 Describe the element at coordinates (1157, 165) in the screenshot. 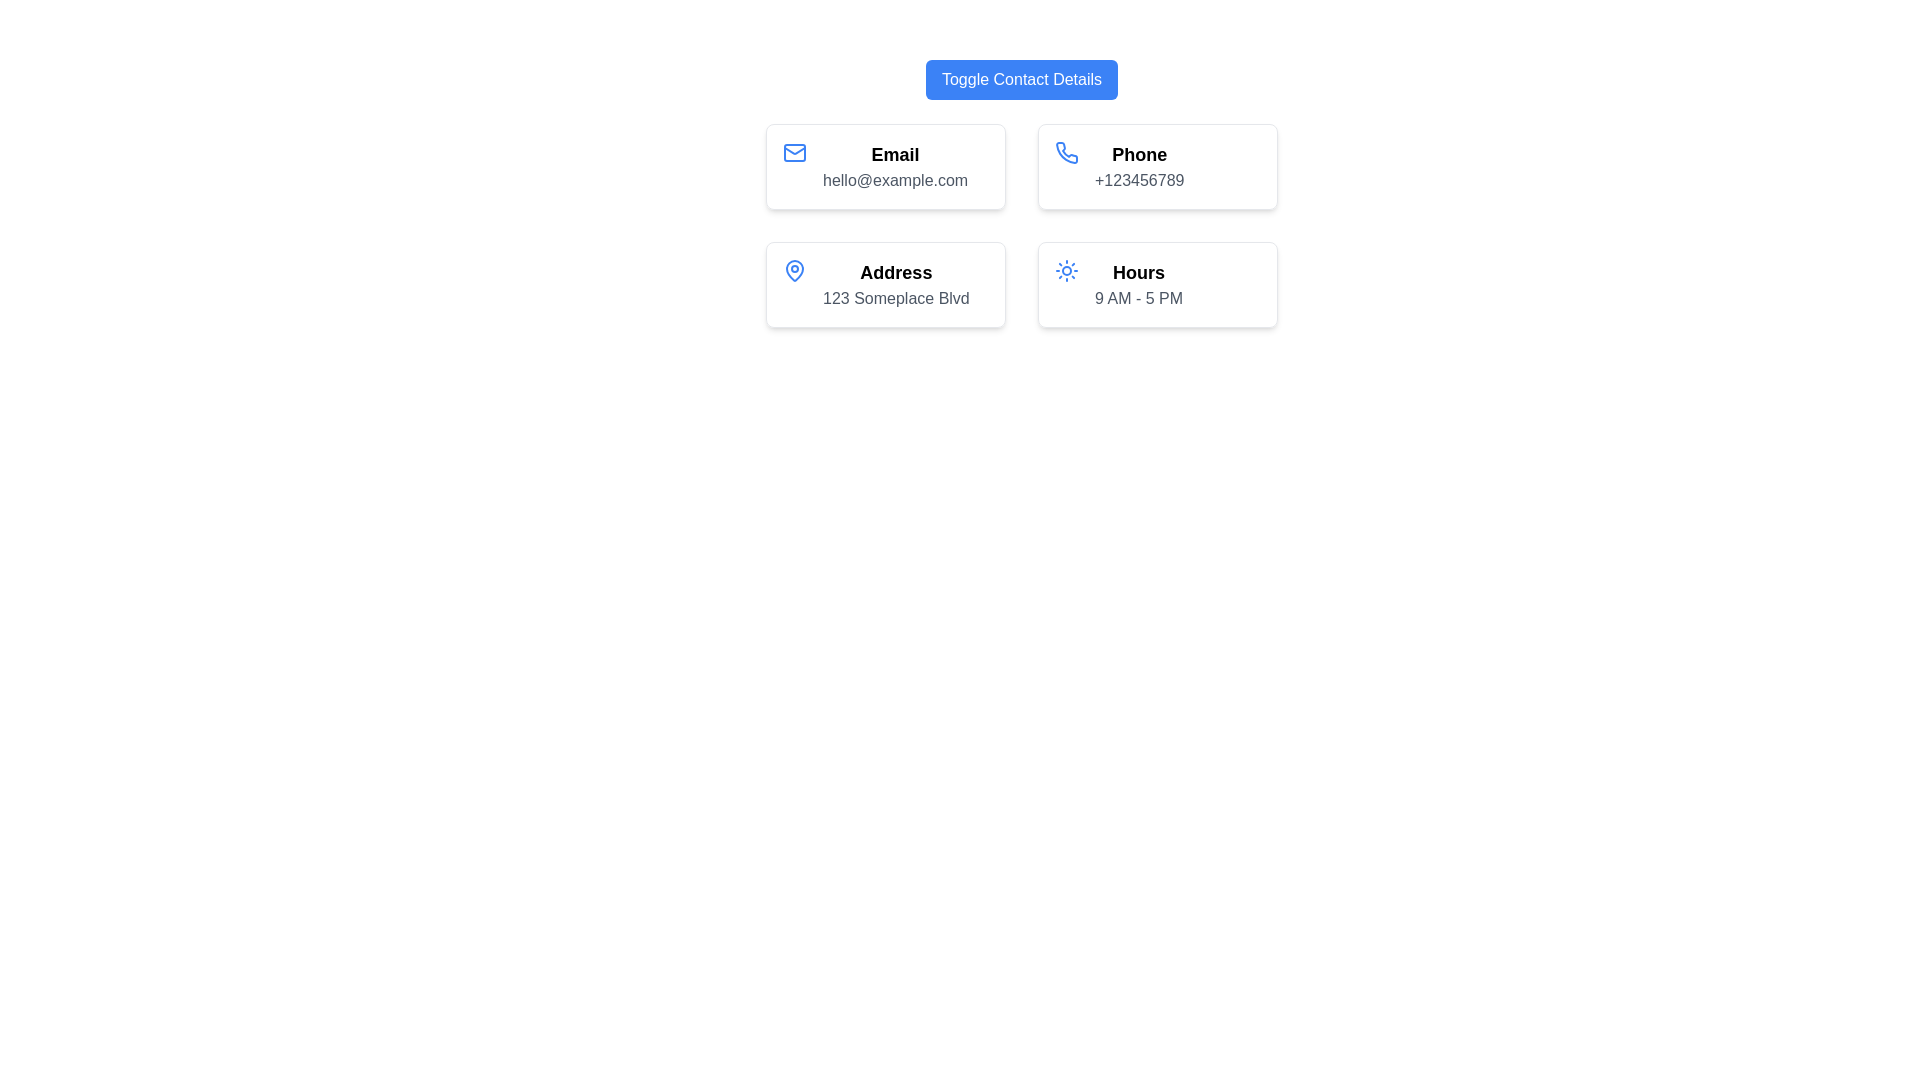

I see `phone number displayed in the informational panel, which contains a blue phone icon, the text 'Phone' in bold black, and the phone number '+123456789' in gray beneath it` at that location.